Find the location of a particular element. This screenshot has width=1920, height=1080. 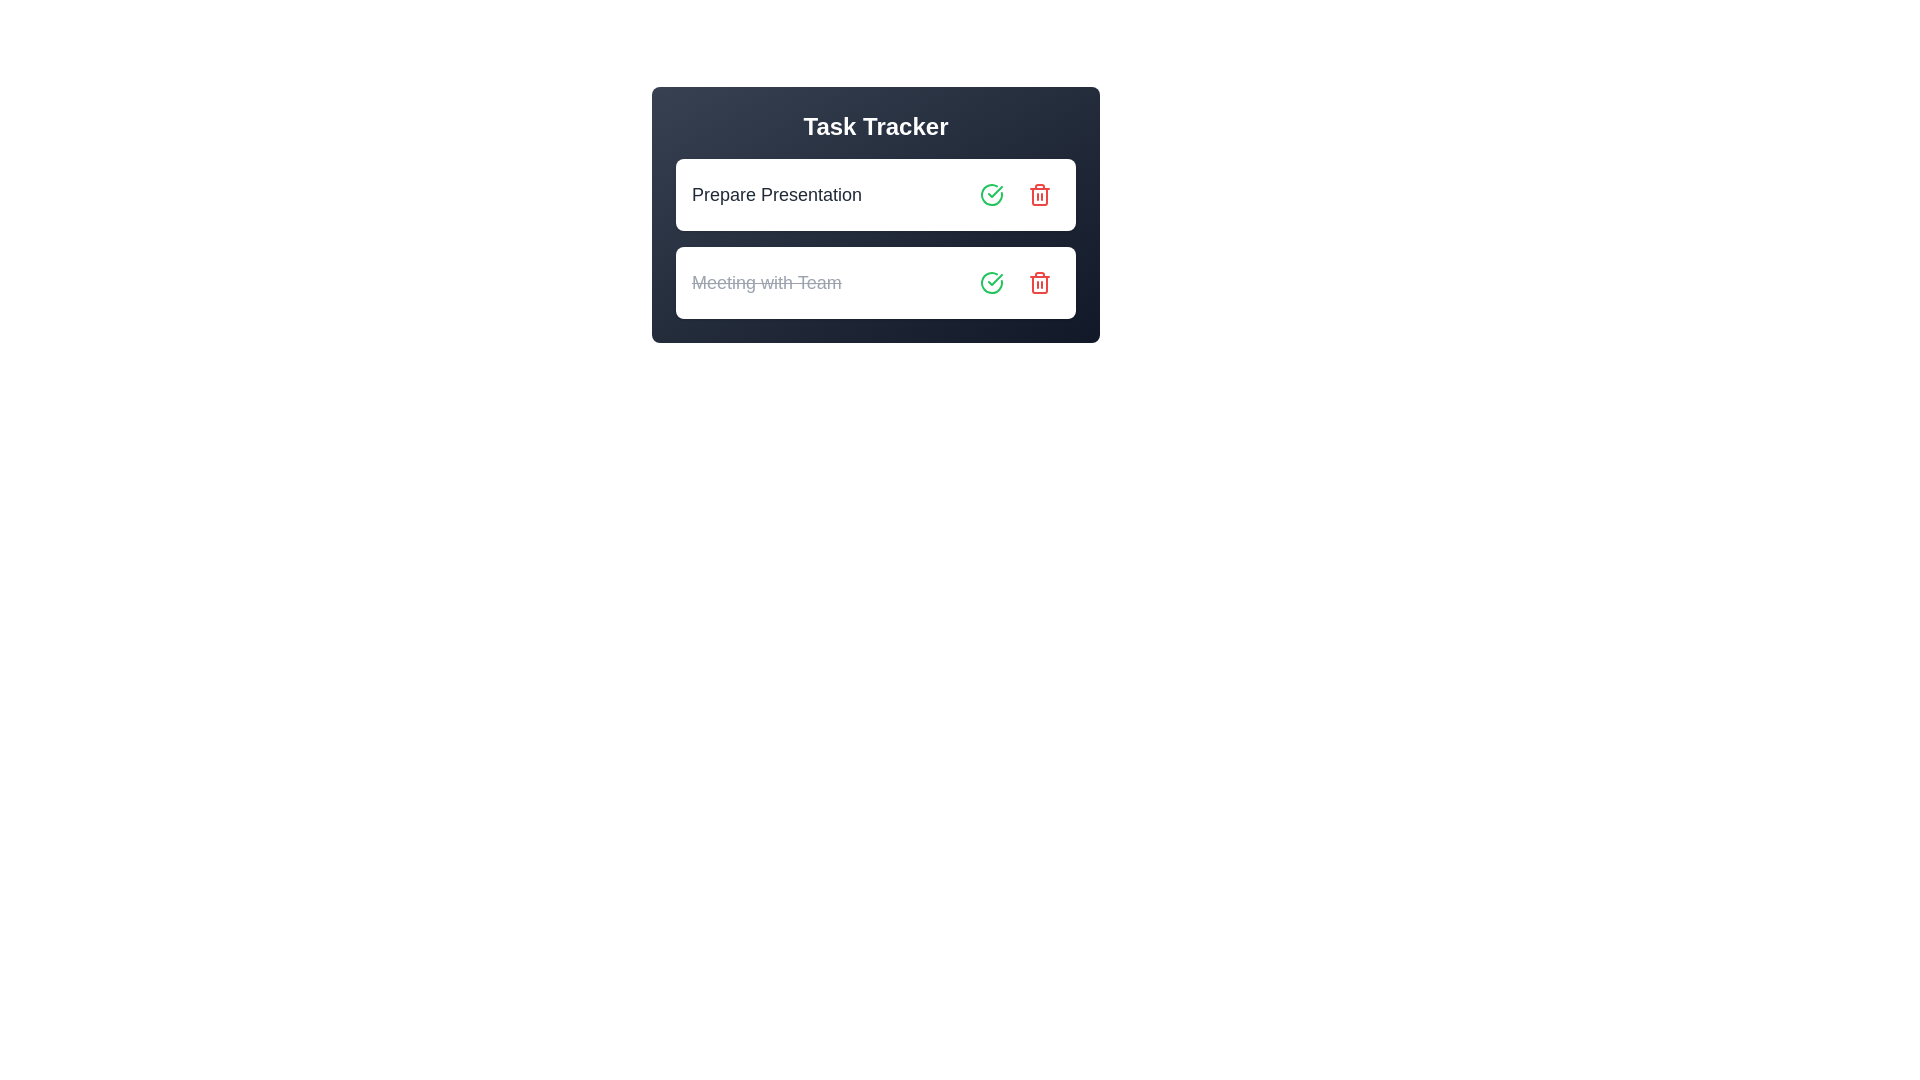

the delete icon button located in the 'Meeting with Team' task row is located at coordinates (1040, 282).